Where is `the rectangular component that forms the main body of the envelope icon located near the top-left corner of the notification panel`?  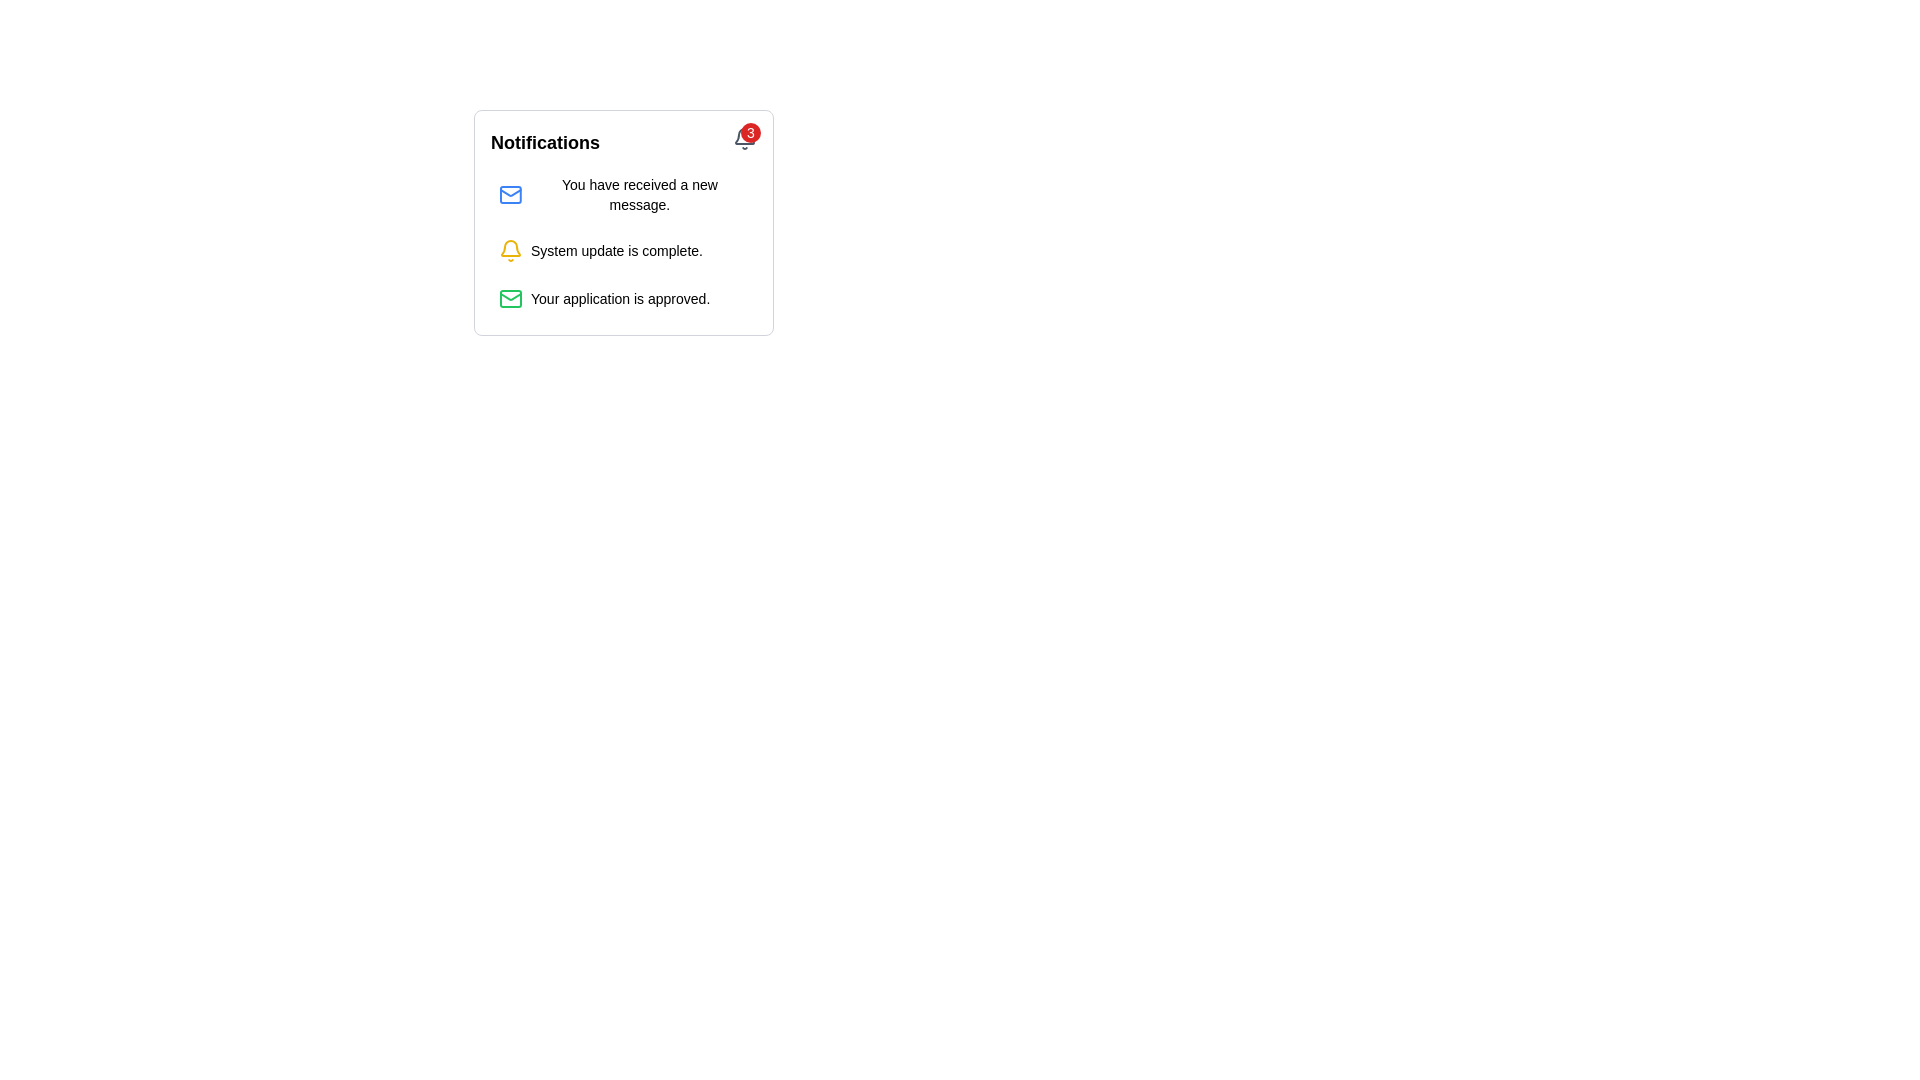 the rectangular component that forms the main body of the envelope icon located near the top-left corner of the notification panel is located at coordinates (510, 195).